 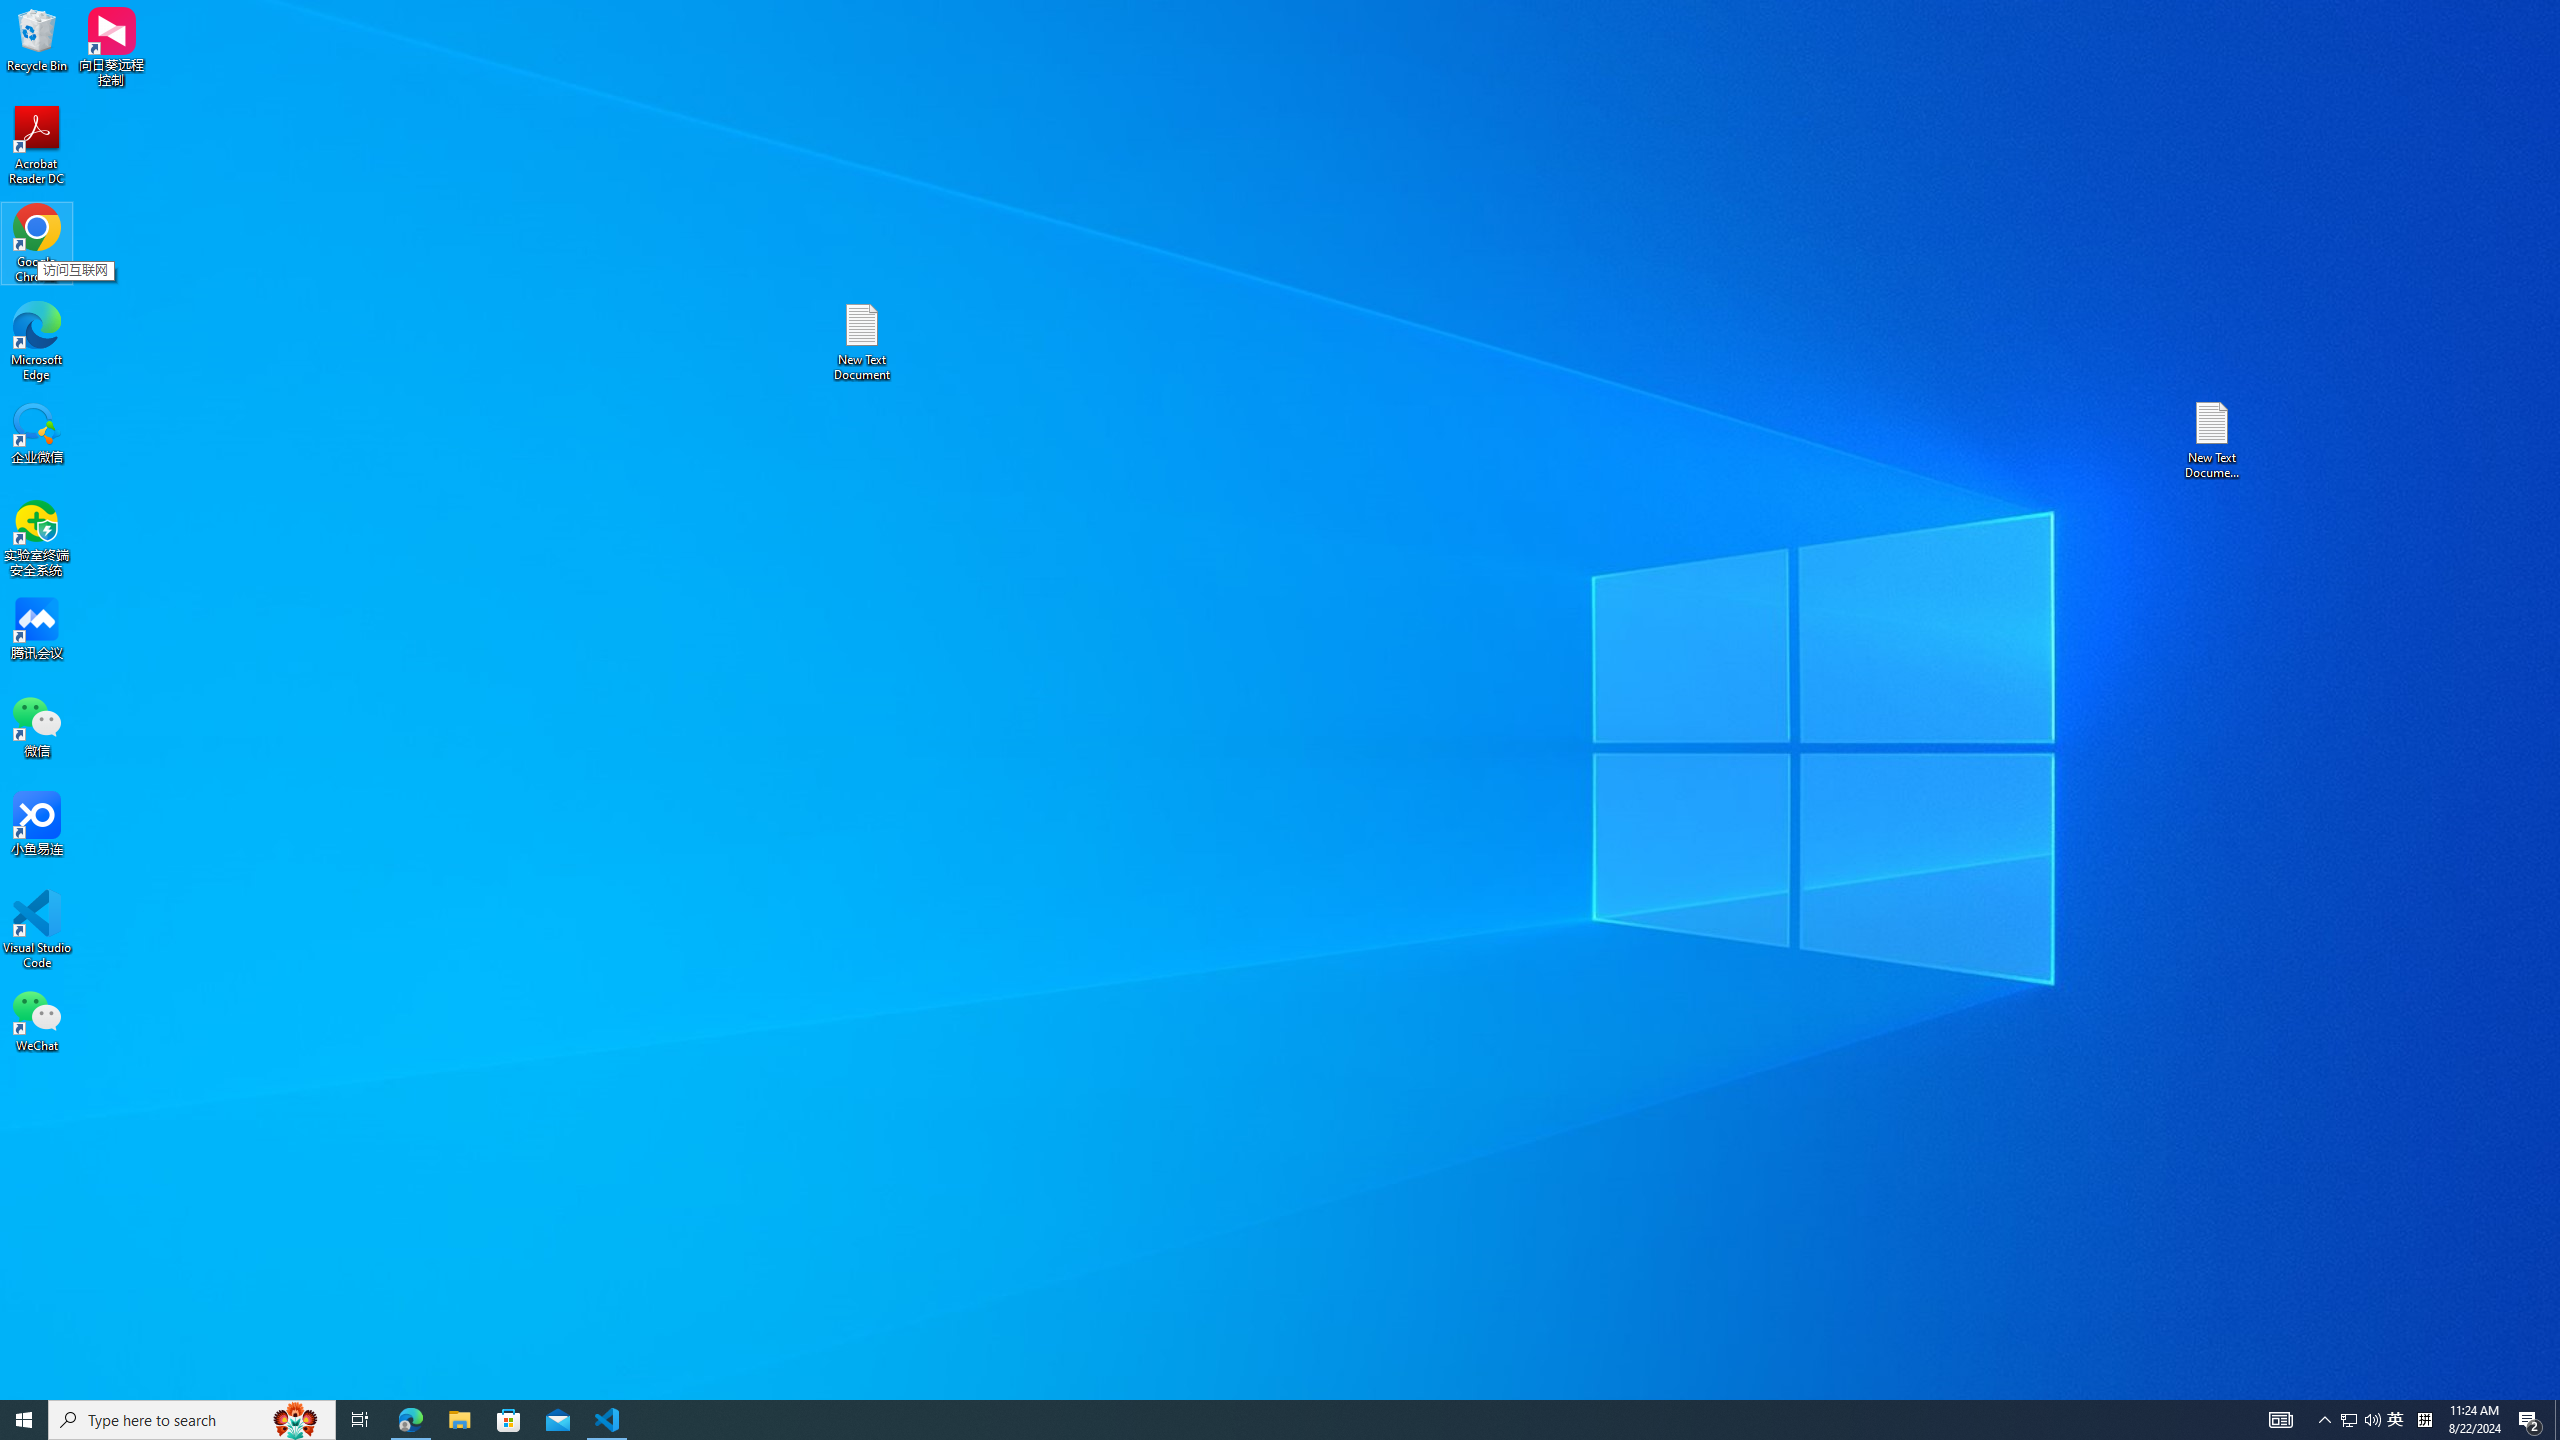 What do you see at coordinates (294, 1418) in the screenshot?
I see `'Search highlights icon opens search home window'` at bounding box center [294, 1418].